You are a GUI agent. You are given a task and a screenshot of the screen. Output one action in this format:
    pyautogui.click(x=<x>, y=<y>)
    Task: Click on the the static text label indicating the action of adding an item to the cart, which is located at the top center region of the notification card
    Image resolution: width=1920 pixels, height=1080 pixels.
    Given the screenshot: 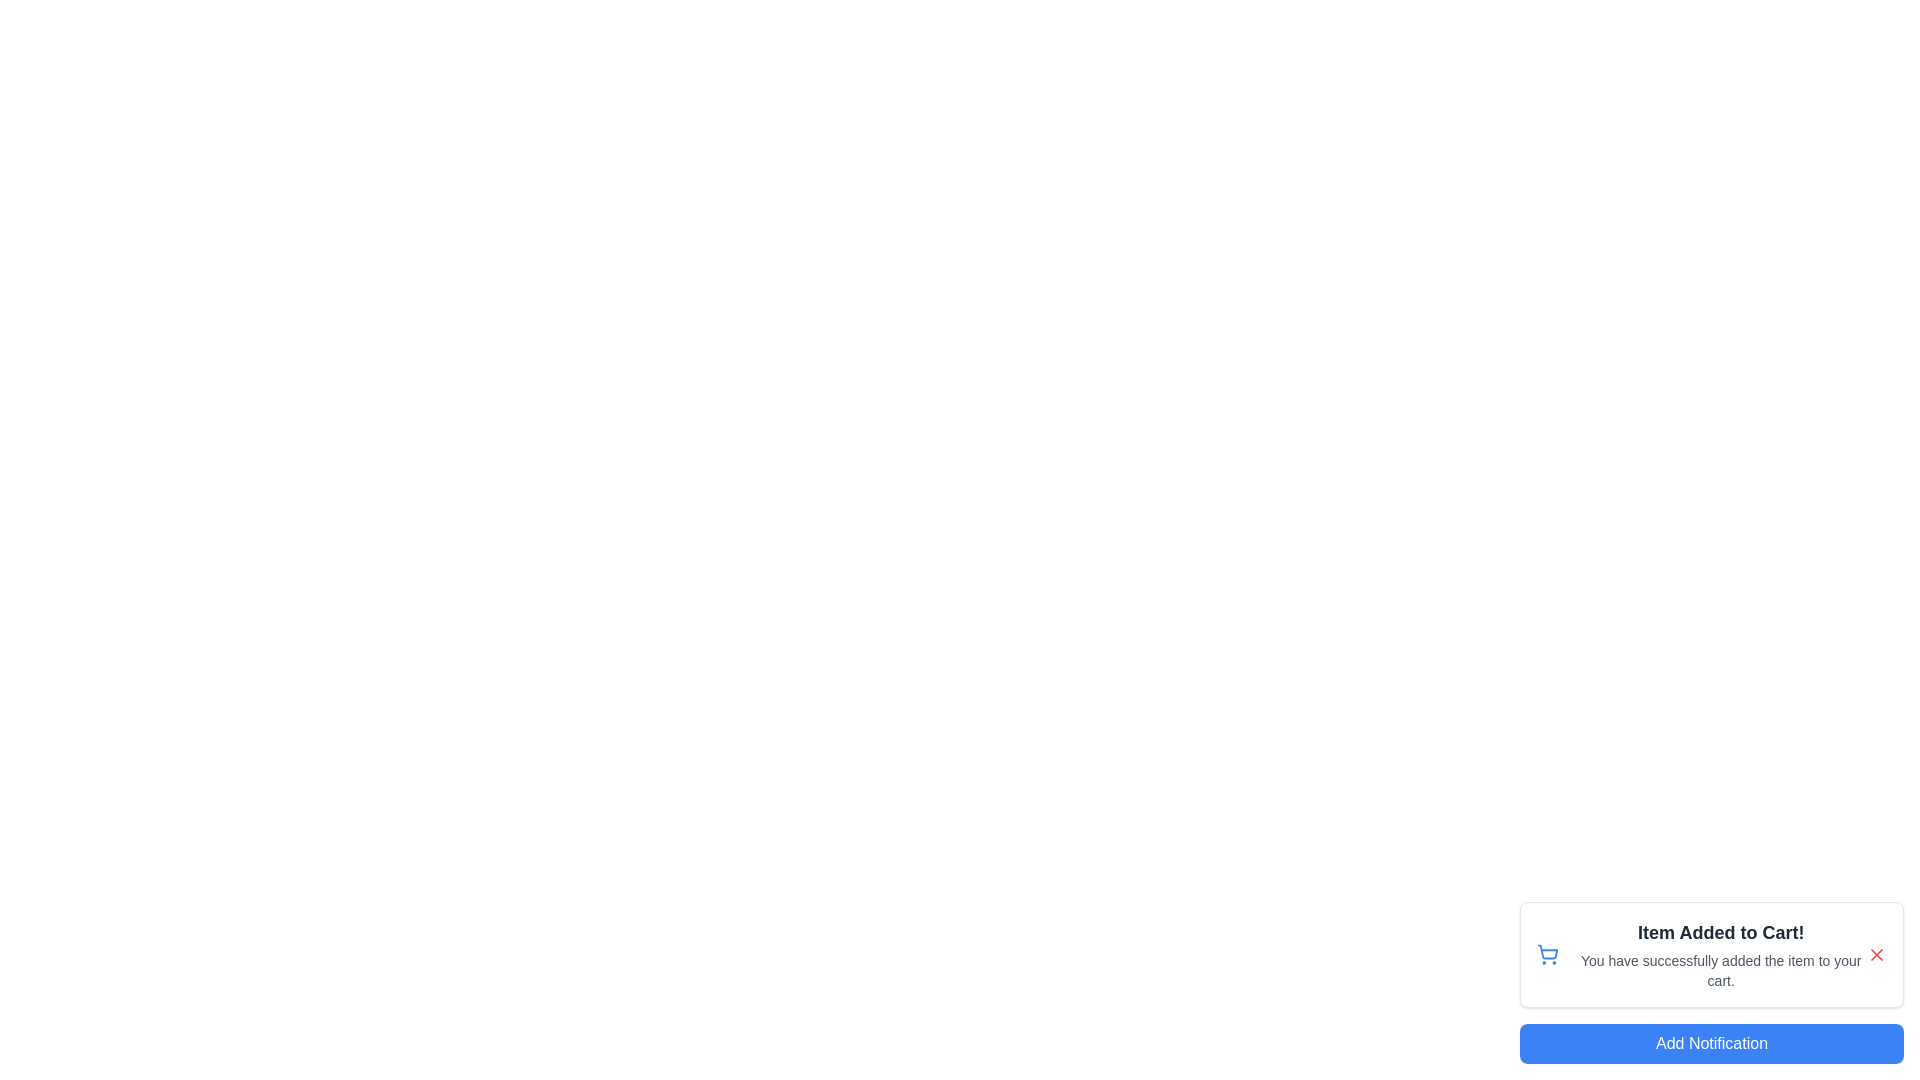 What is the action you would take?
    pyautogui.click(x=1720, y=933)
    